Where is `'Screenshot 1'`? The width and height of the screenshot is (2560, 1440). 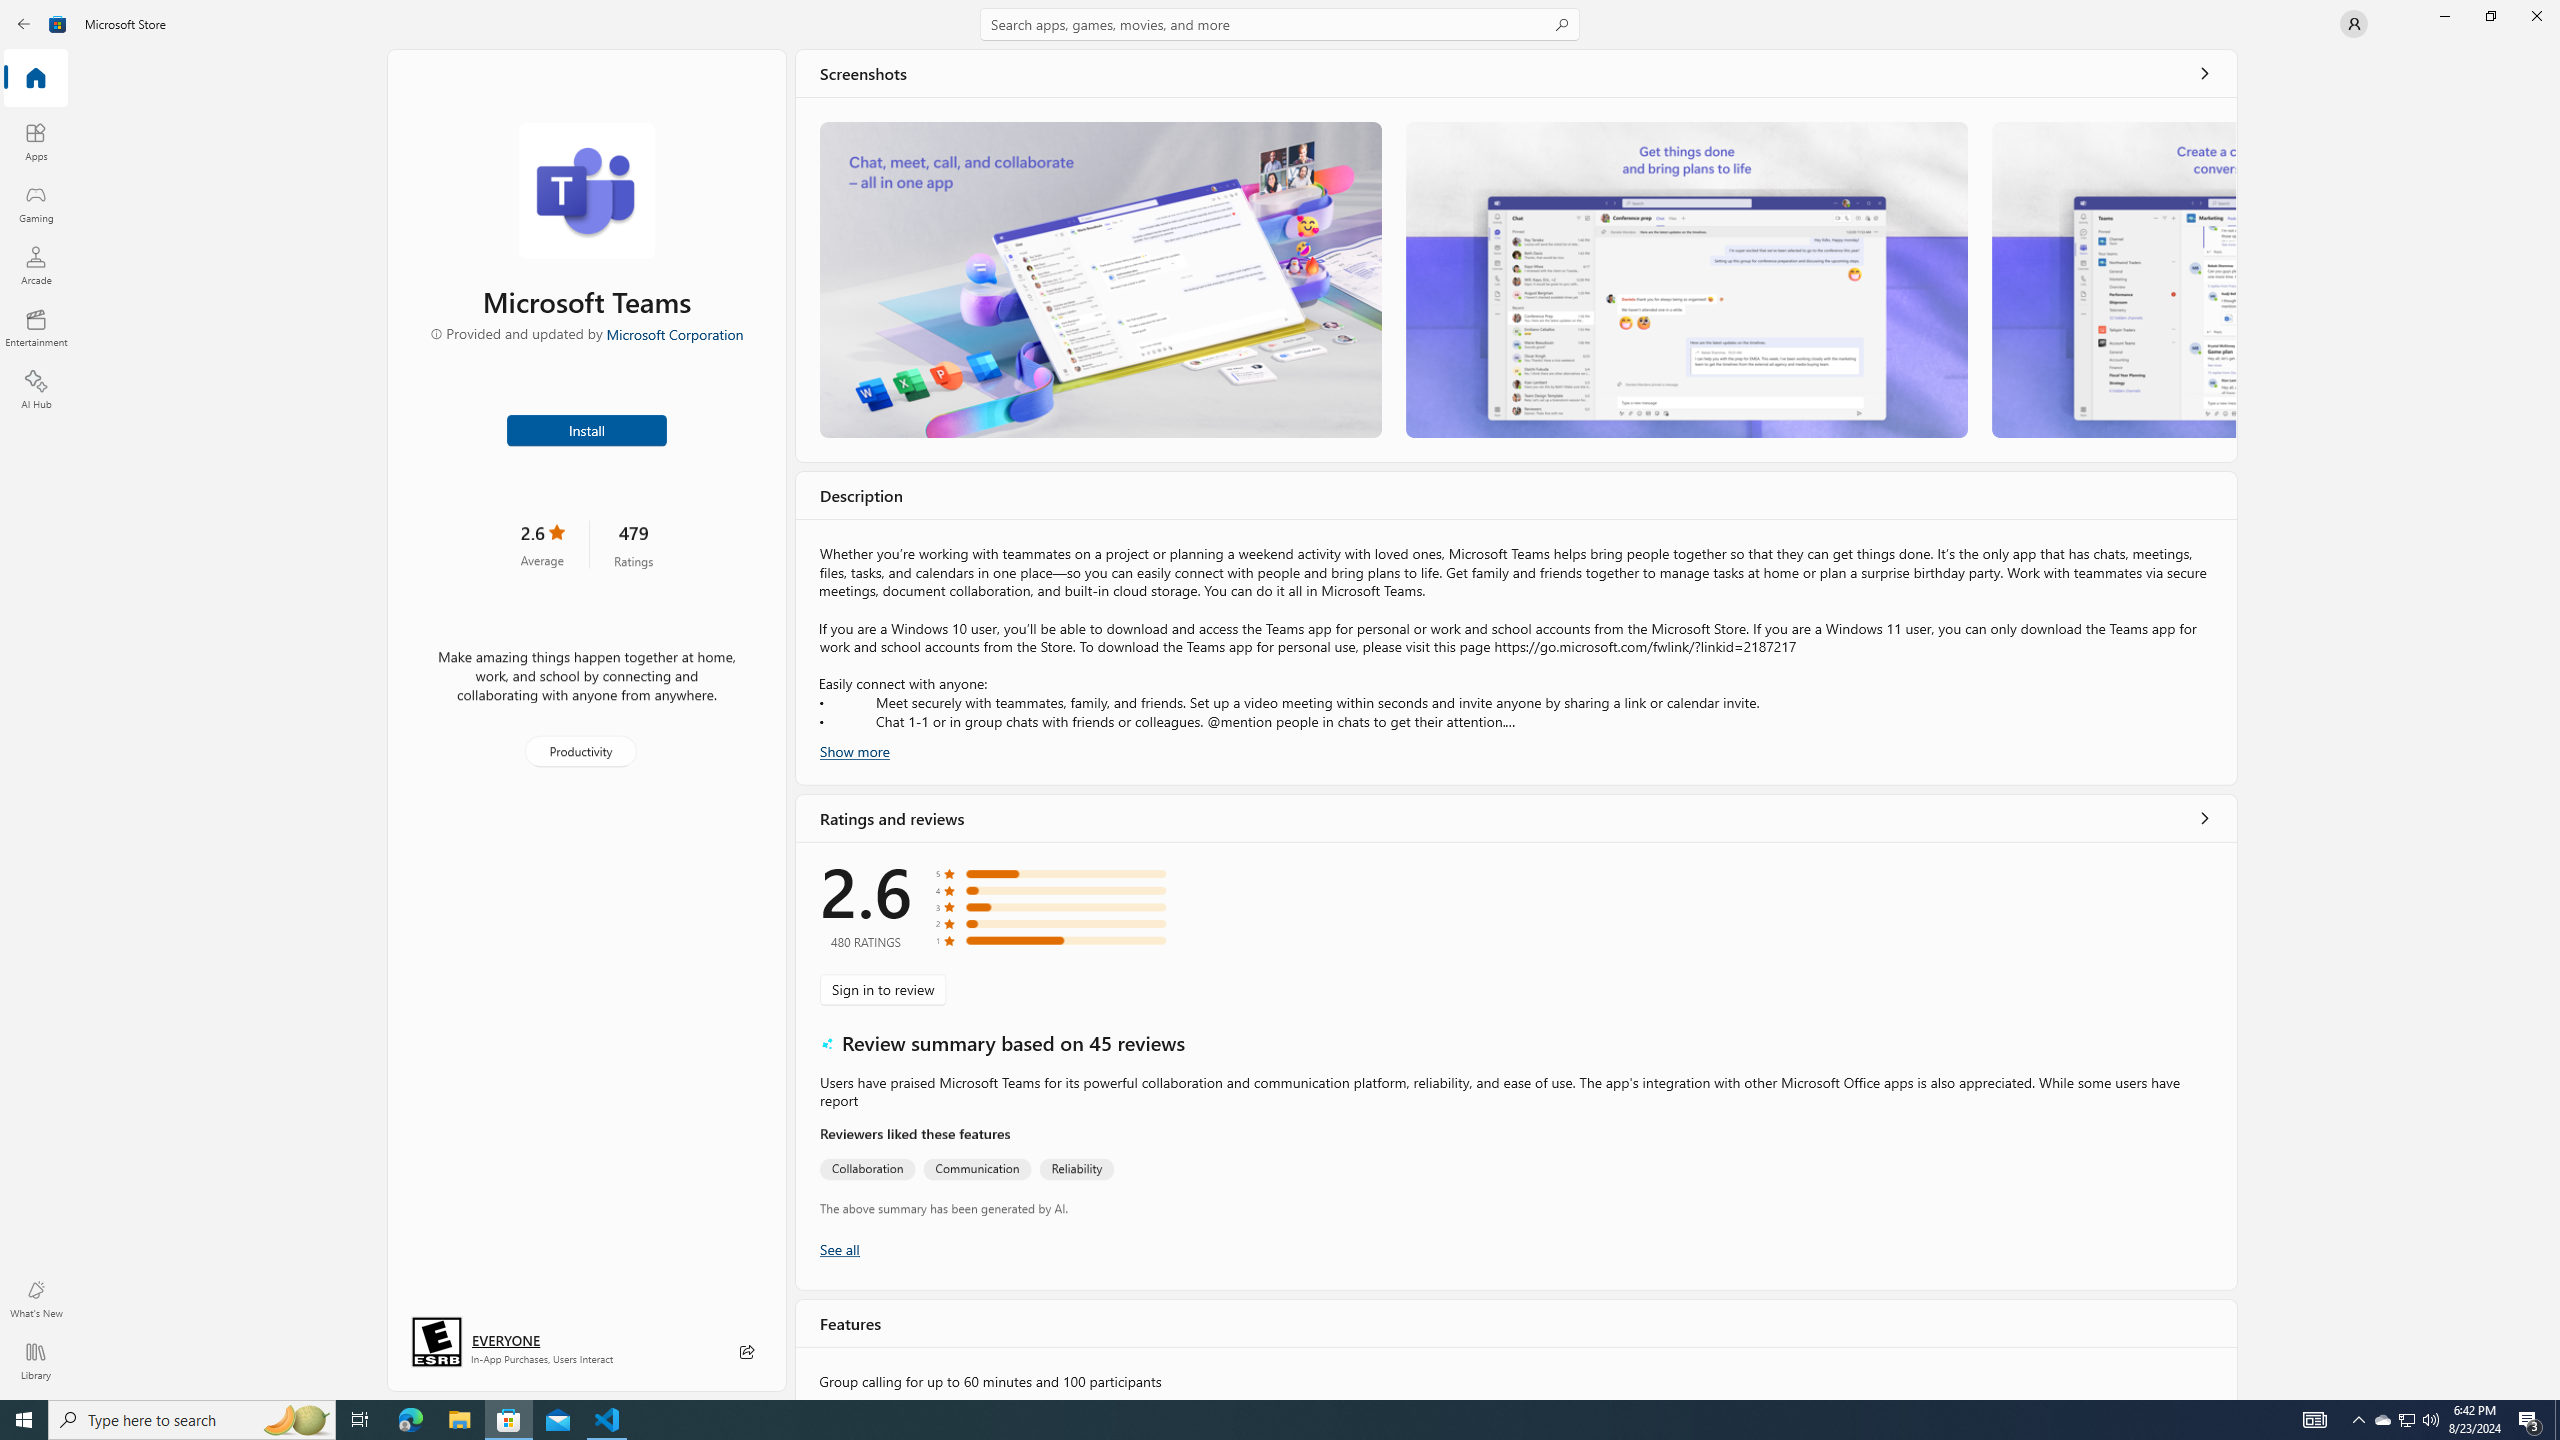
'Screenshot 1' is located at coordinates (1100, 279).